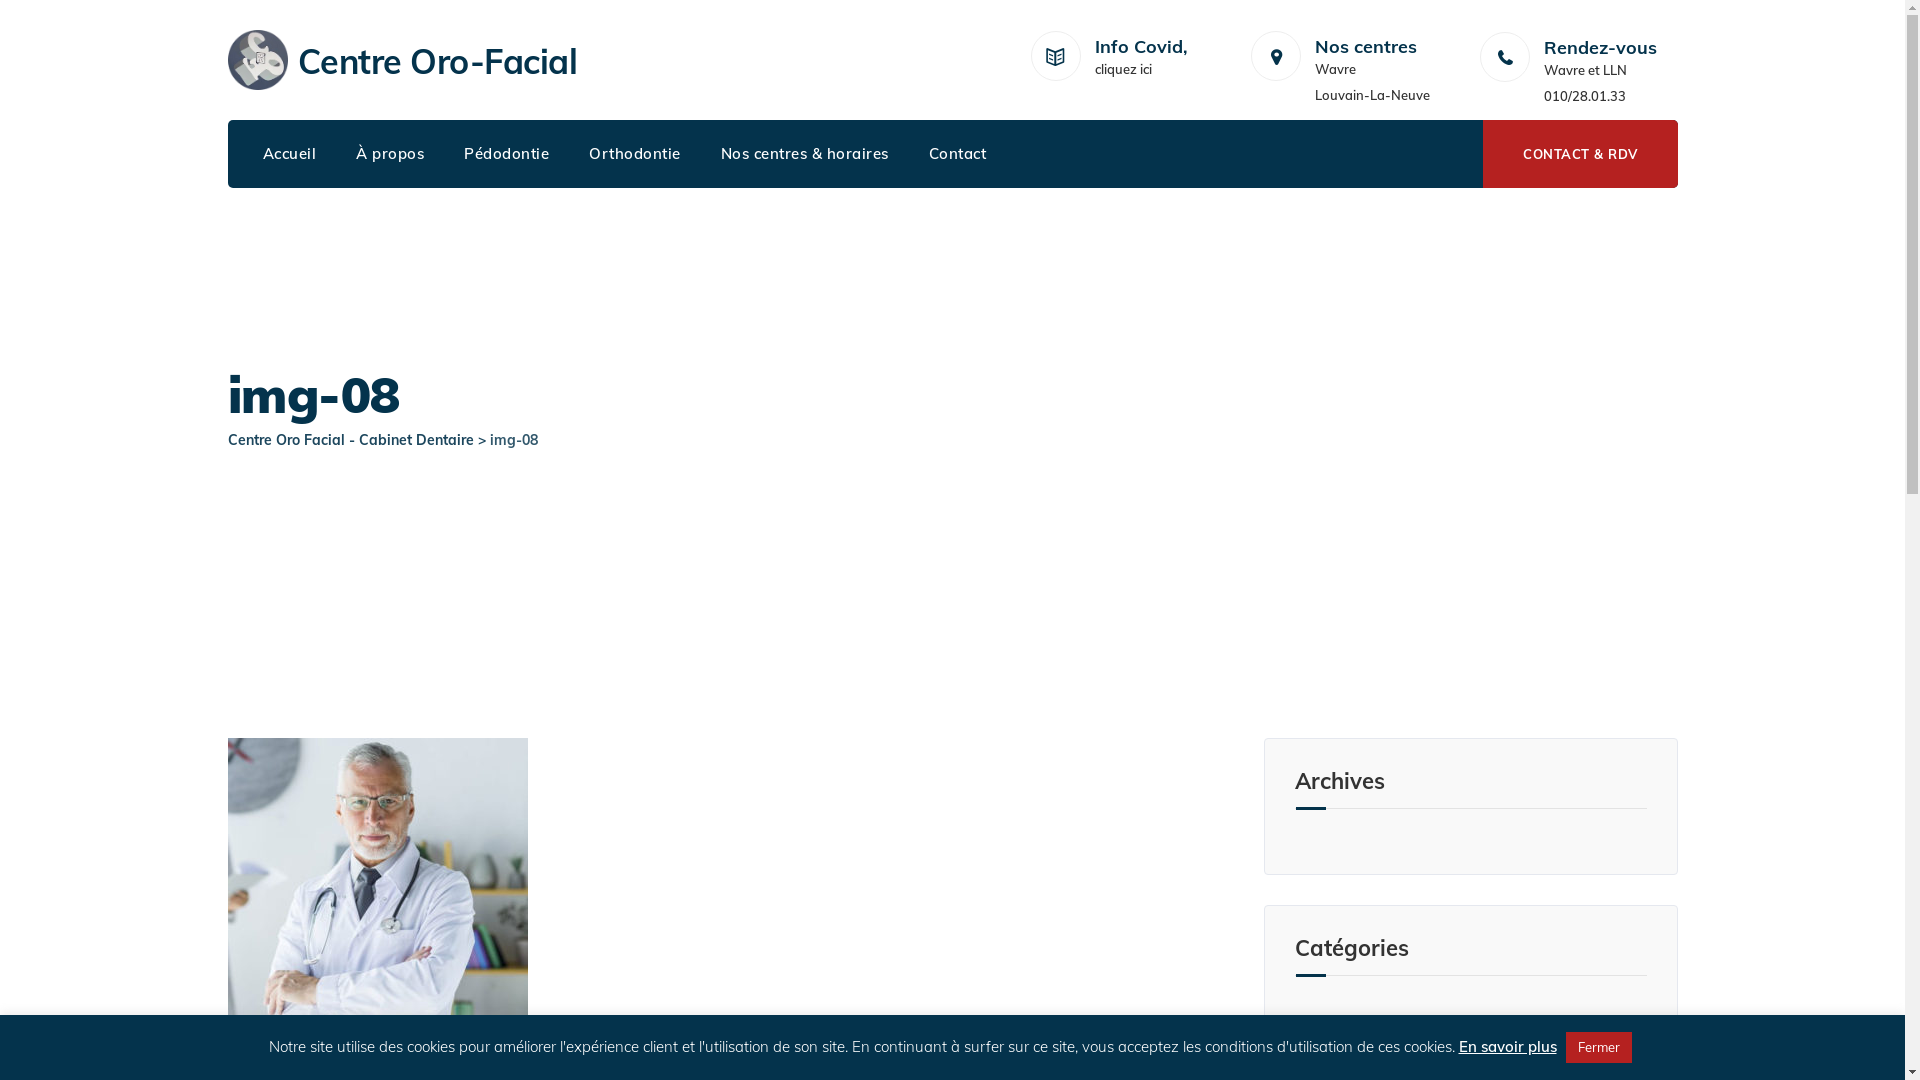 The width and height of the screenshot is (1920, 1080). What do you see at coordinates (350, 438) in the screenshot?
I see `'Centre Oro Facial - Cabinet Dentaire'` at bounding box center [350, 438].